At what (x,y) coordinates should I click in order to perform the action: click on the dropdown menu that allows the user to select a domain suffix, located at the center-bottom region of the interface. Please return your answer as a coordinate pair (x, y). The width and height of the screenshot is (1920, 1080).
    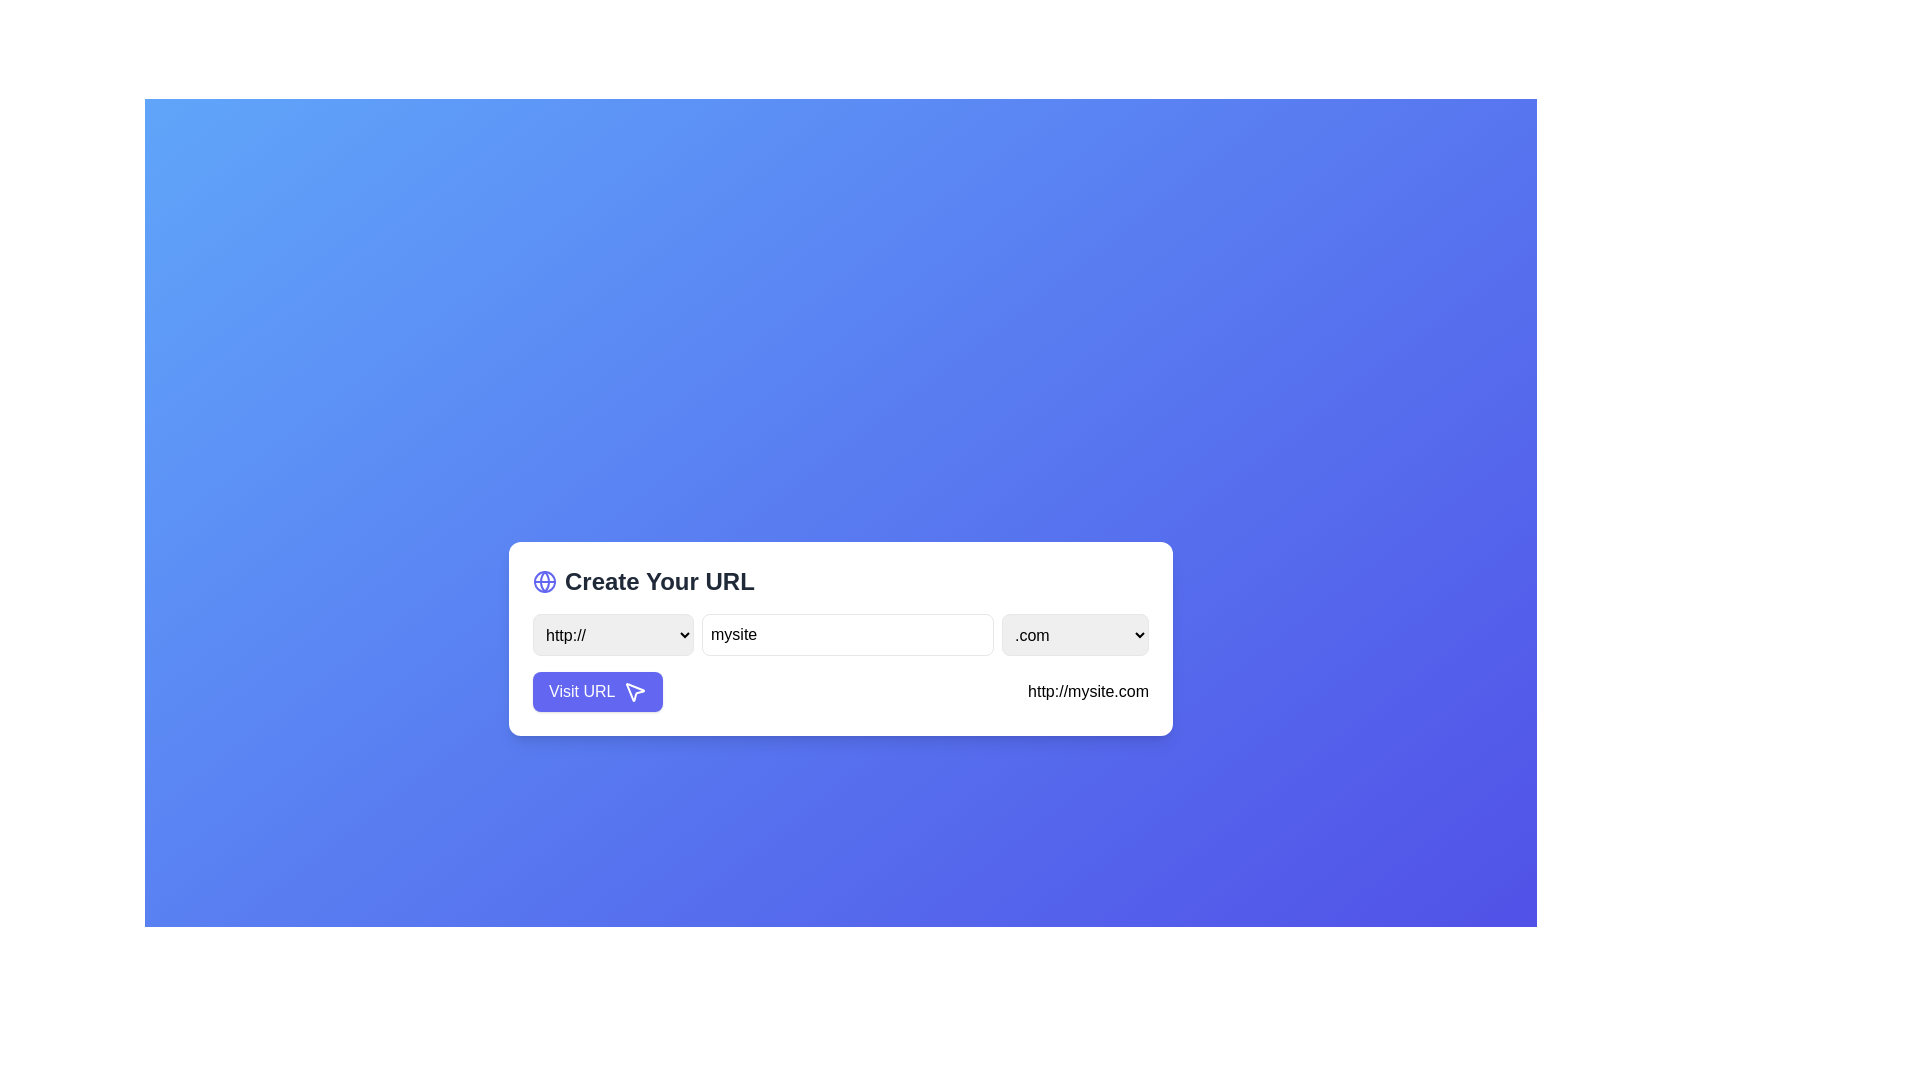
    Looking at the image, I should click on (1074, 635).